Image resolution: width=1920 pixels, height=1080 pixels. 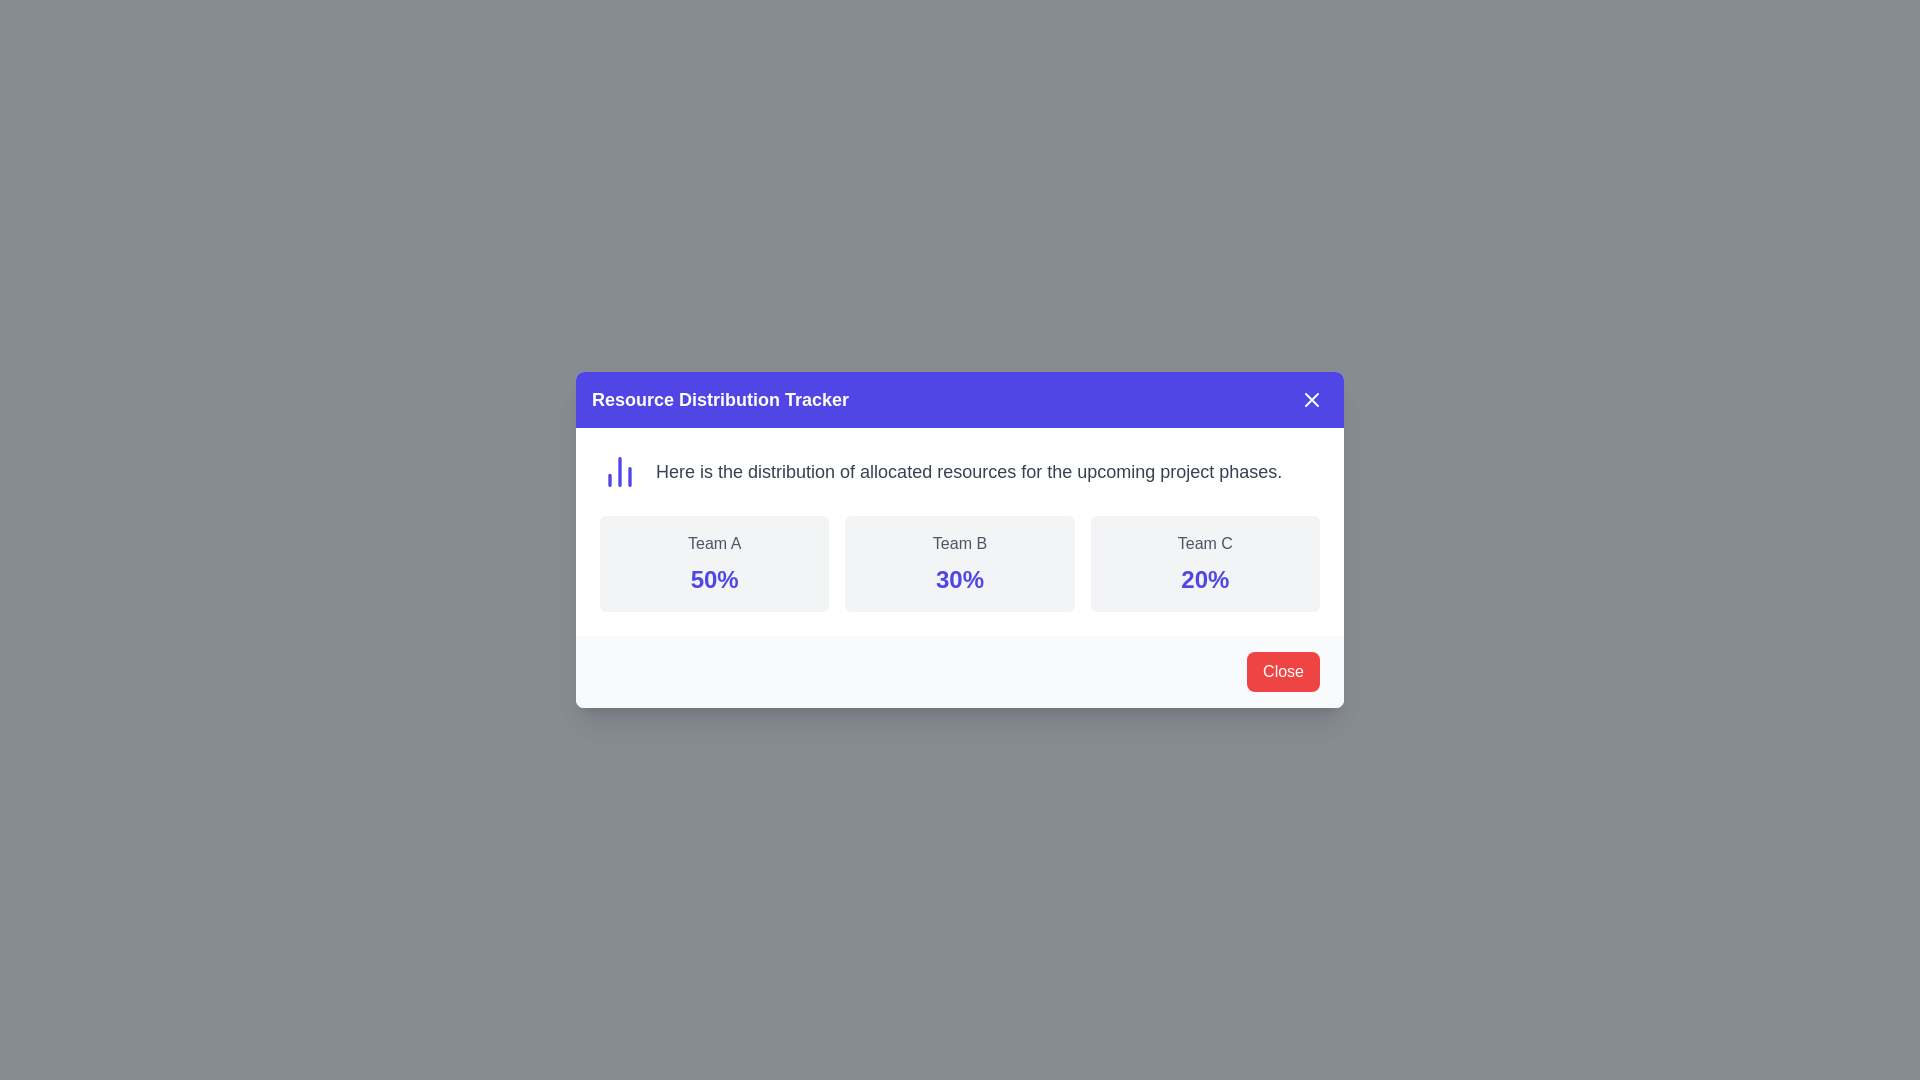 I want to click on the informational display box labeled 'Team B' that shows a bold percentage value '30%' in indigo, located in the middle of a grid of three boxes, so click(x=960, y=563).